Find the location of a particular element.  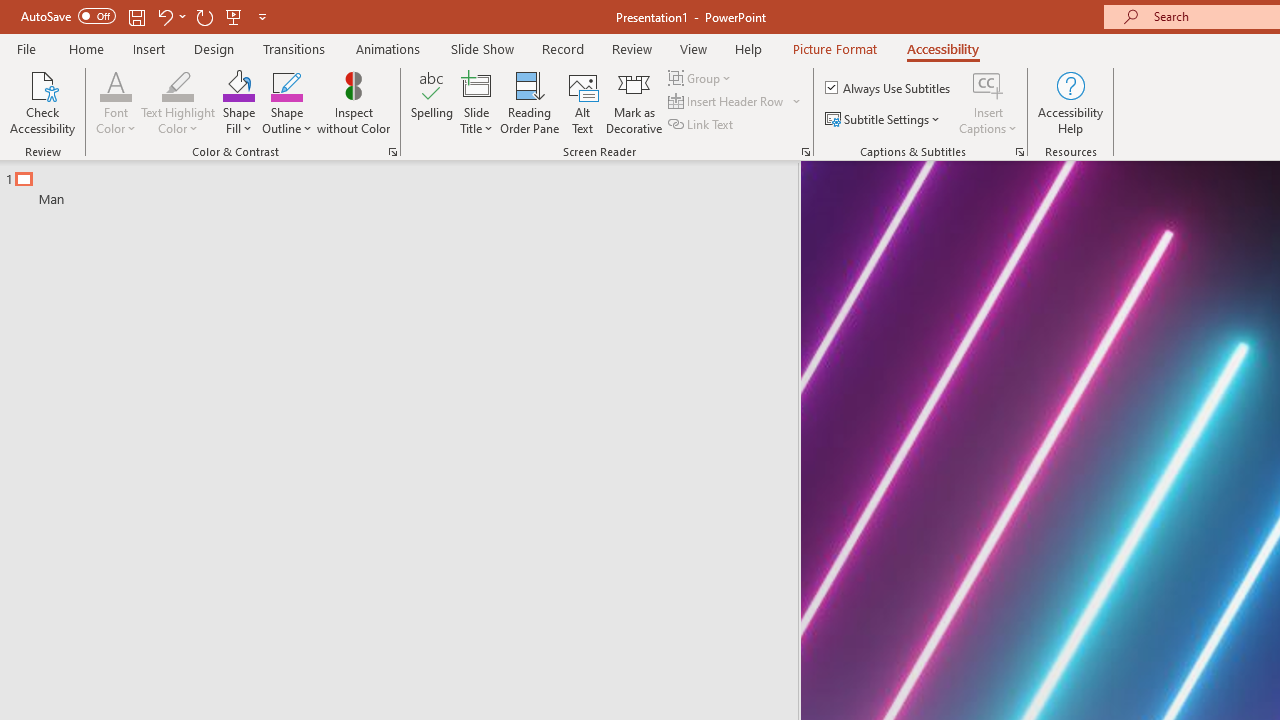

'Subtitle Settings' is located at coordinates (883, 119).